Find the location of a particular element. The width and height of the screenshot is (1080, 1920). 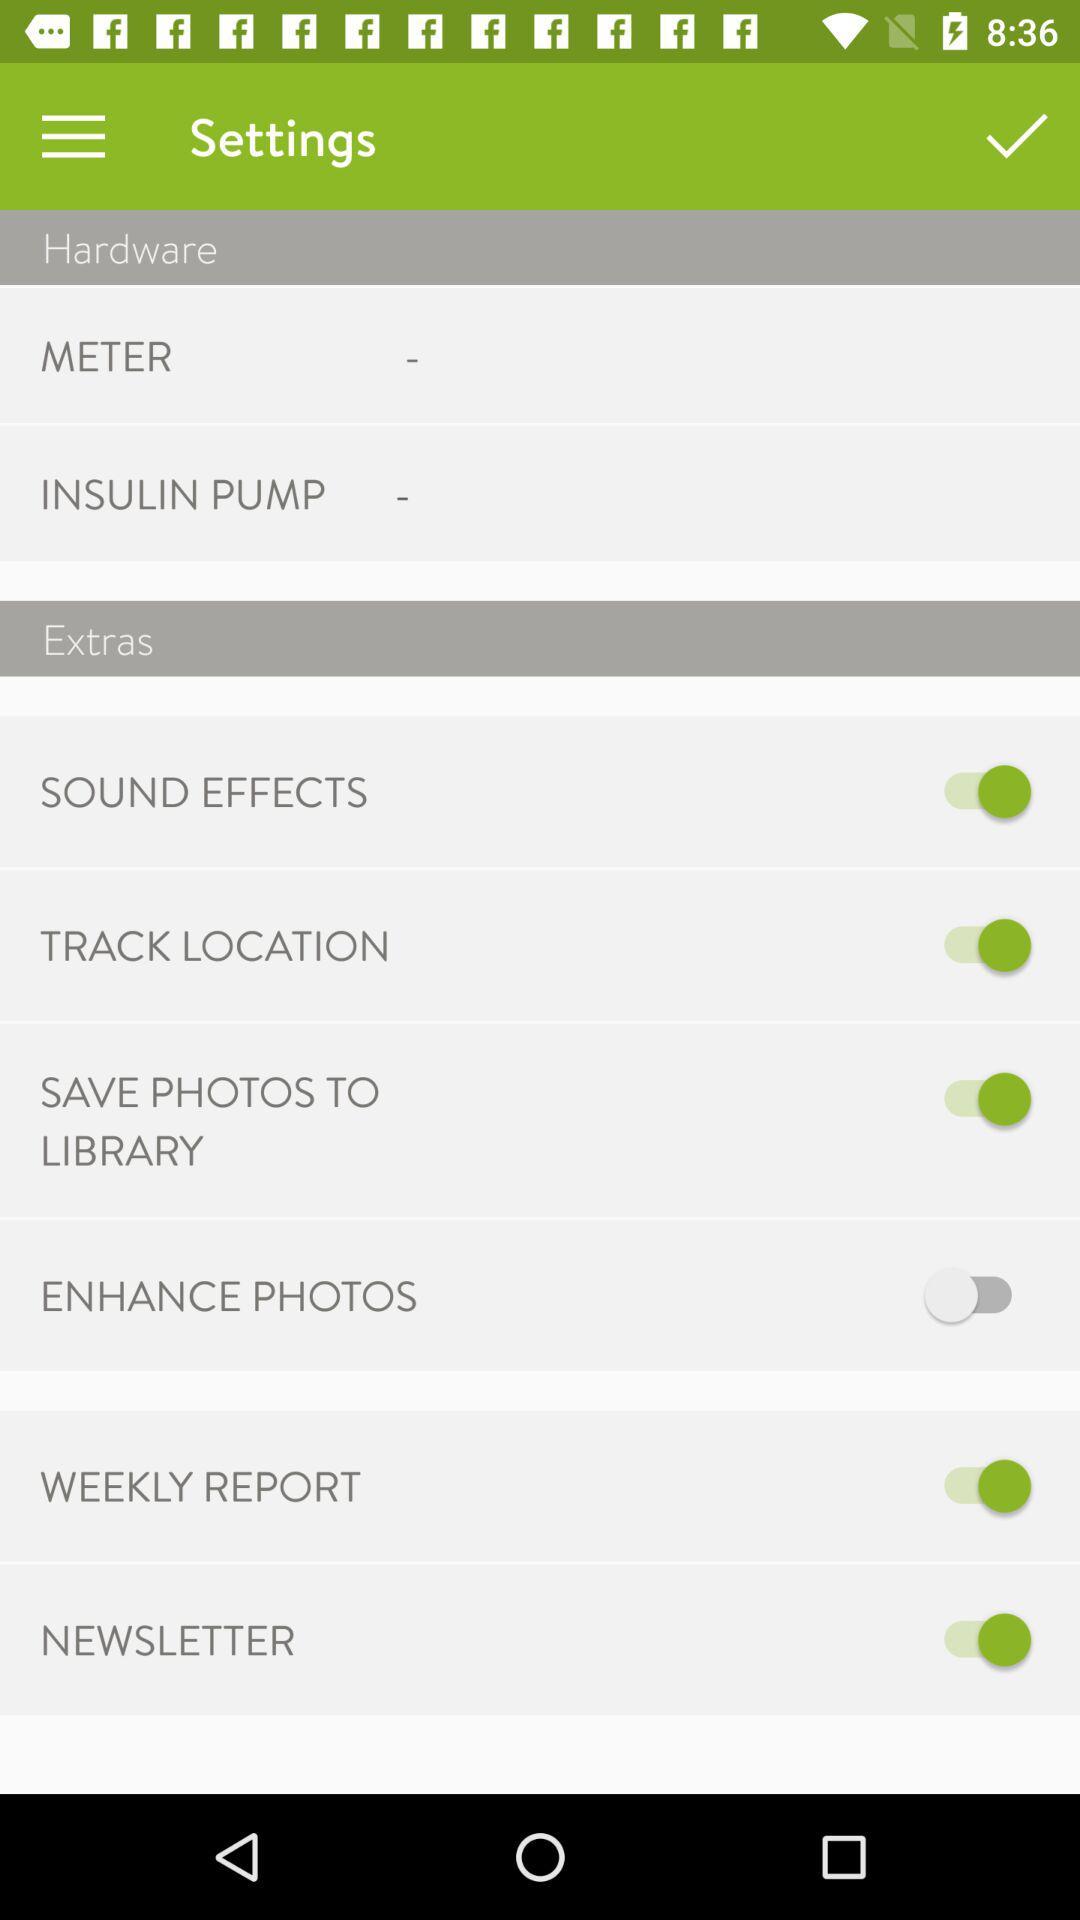

item to the right of weekly report item is located at coordinates (747, 1486).